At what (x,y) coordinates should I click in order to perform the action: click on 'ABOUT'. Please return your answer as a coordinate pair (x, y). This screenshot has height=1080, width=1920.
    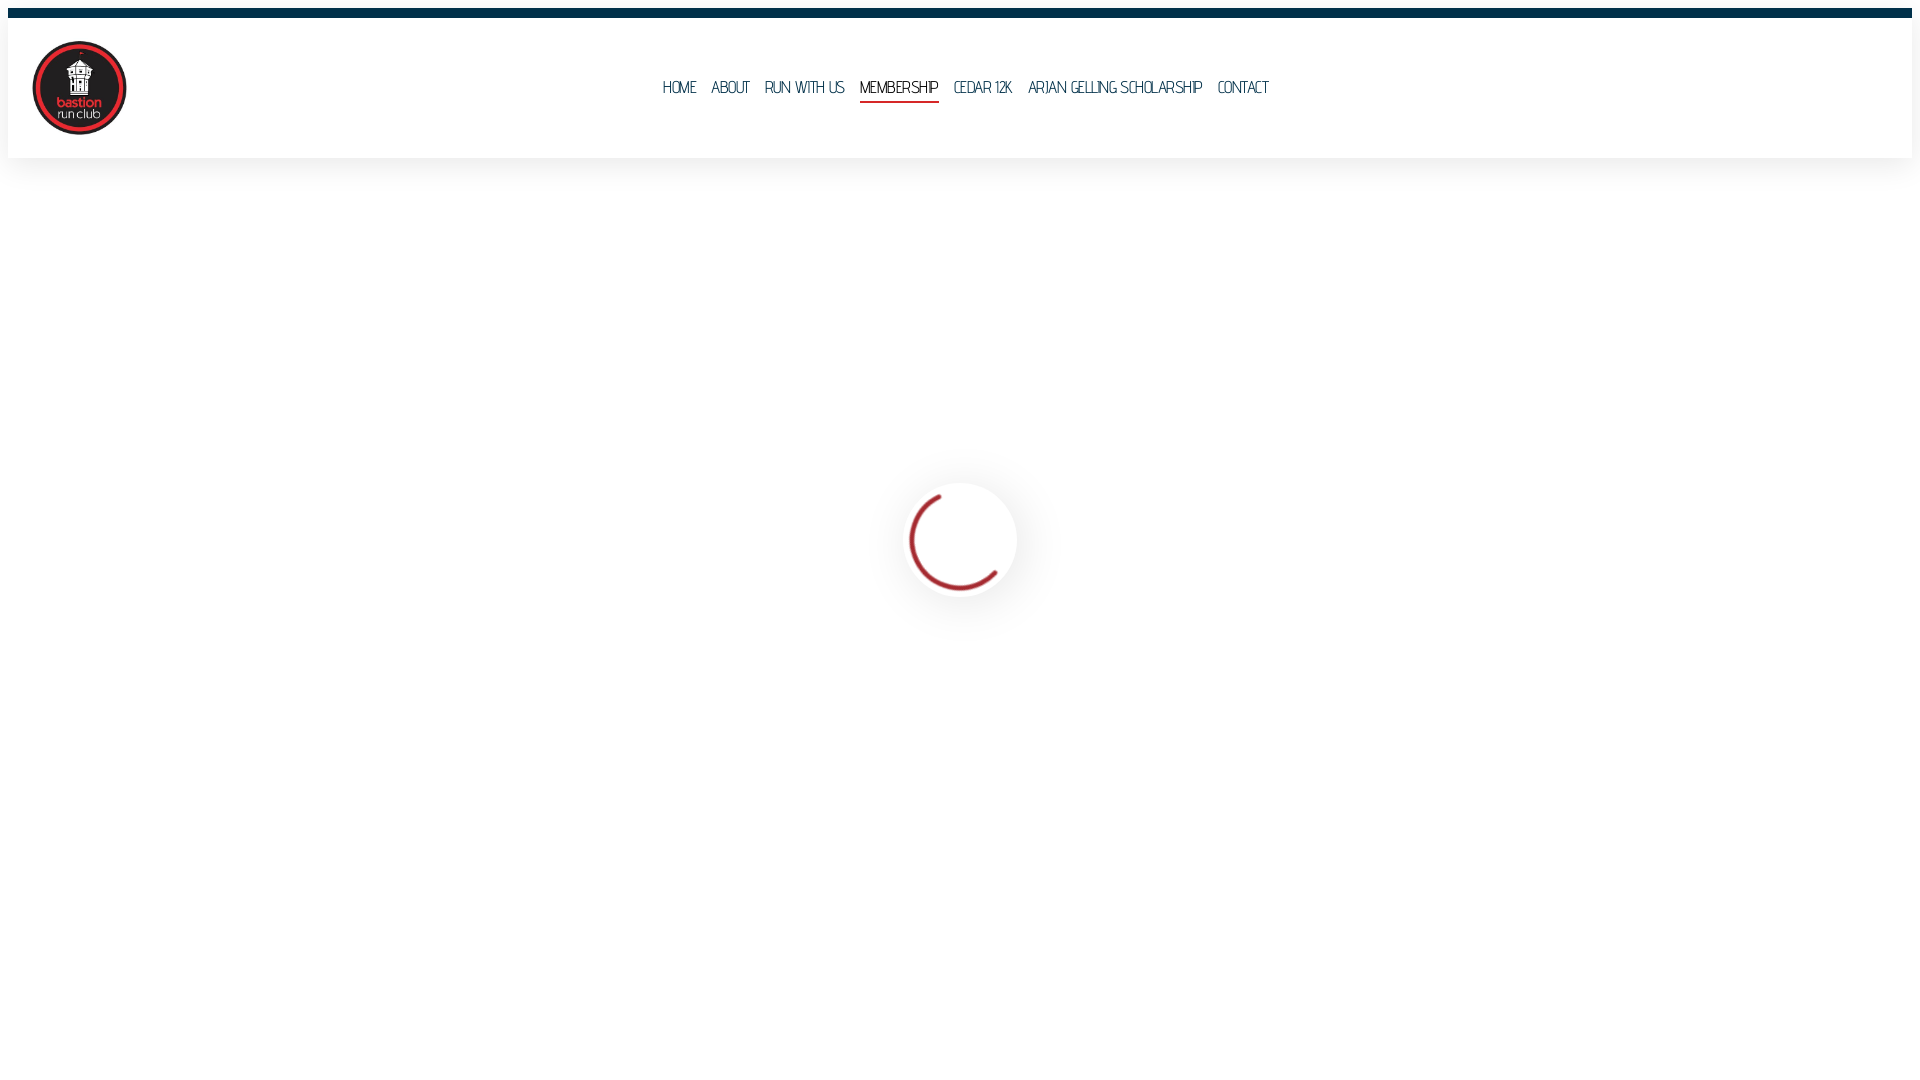
    Looking at the image, I should click on (710, 87).